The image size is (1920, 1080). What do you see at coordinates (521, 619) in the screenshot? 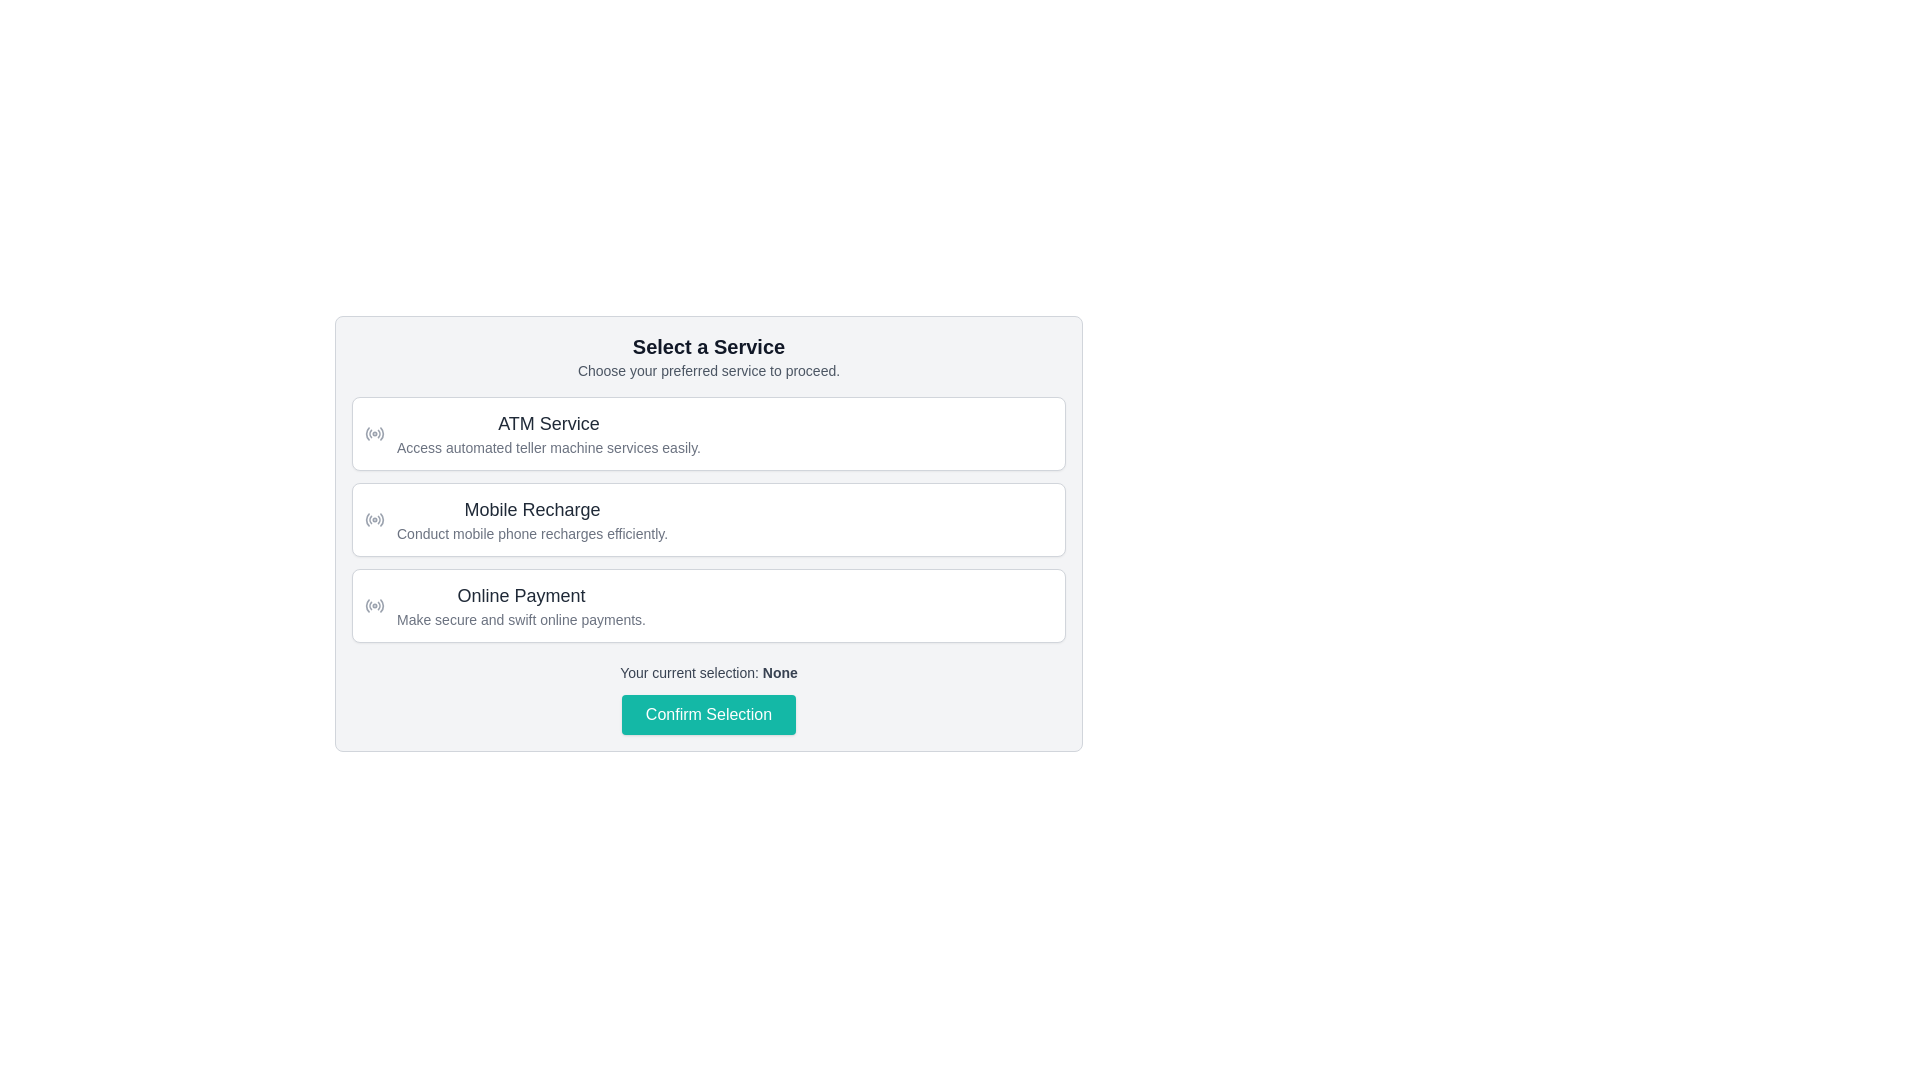
I see `descriptive text label located beneath the 'Online Payment' title in the bottom part of the services panel` at bounding box center [521, 619].